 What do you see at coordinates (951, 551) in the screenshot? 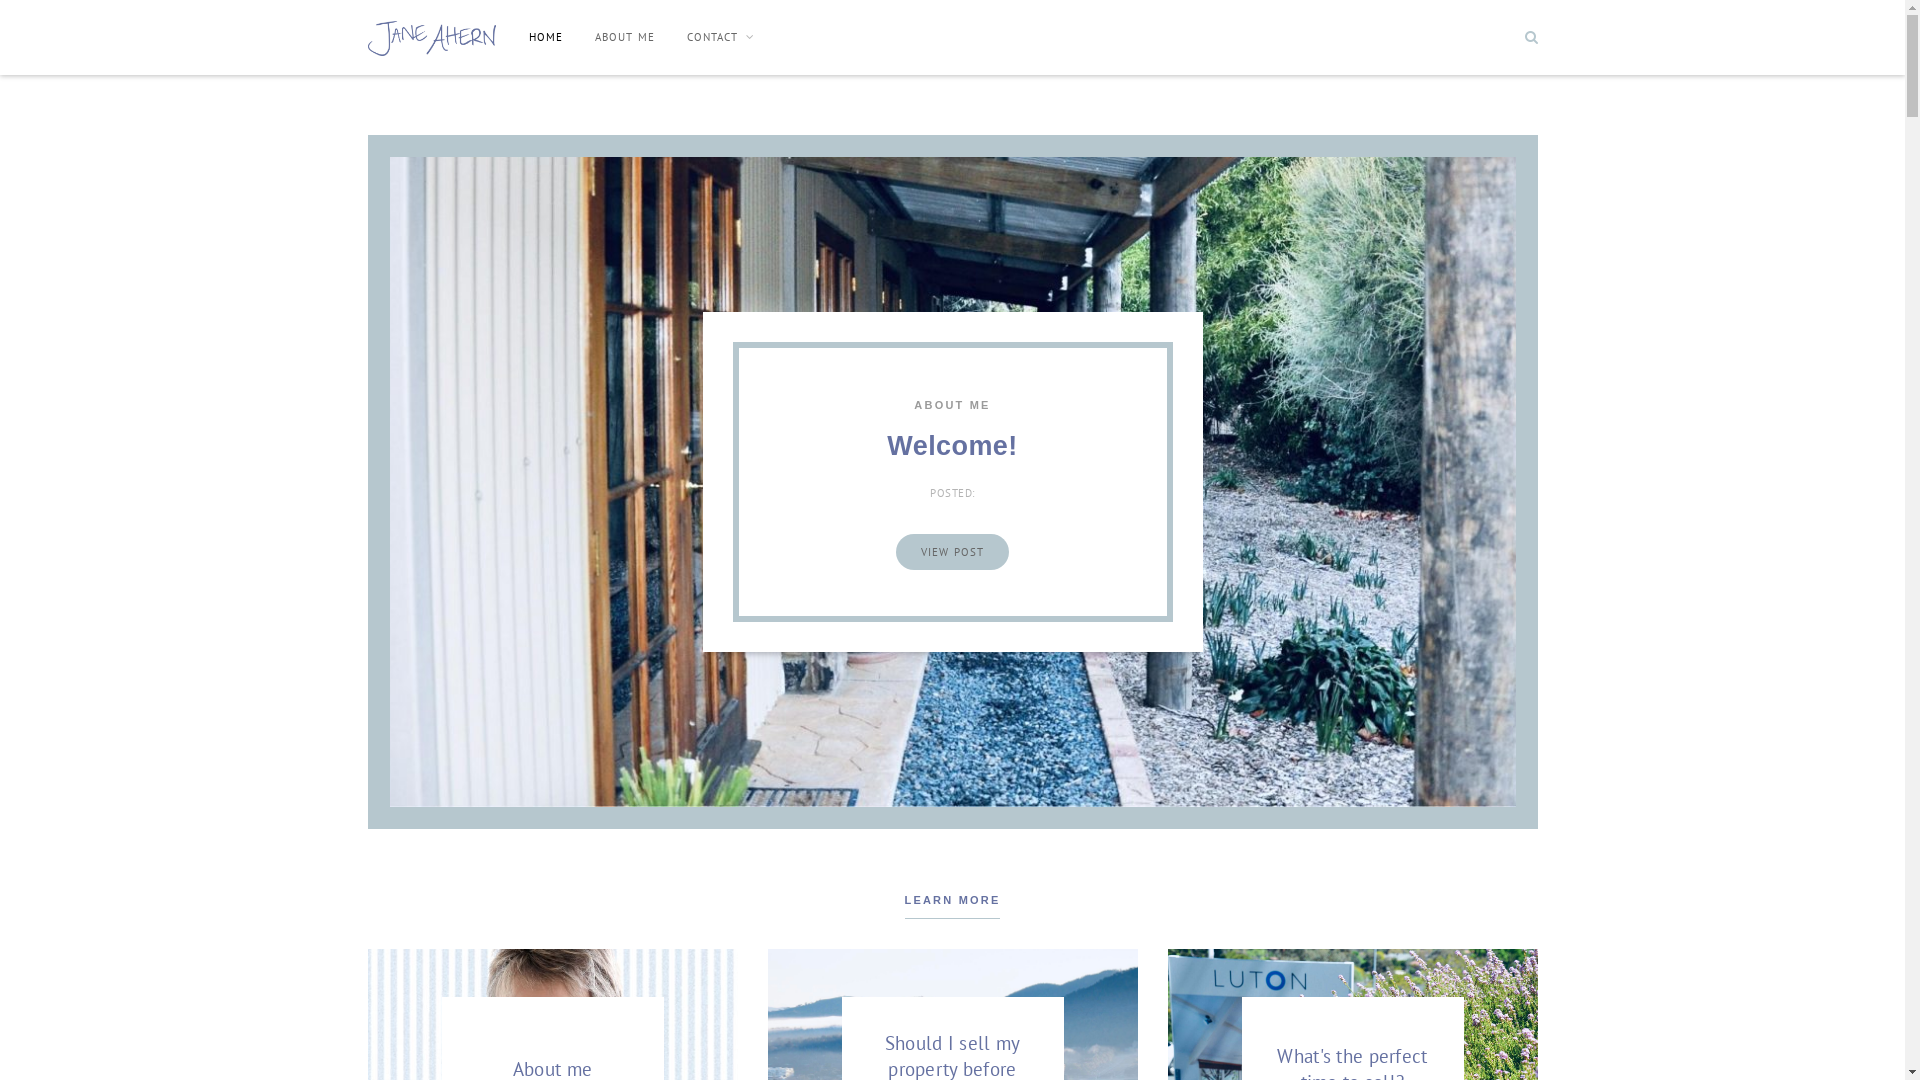
I see `'VIEW POST'` at bounding box center [951, 551].